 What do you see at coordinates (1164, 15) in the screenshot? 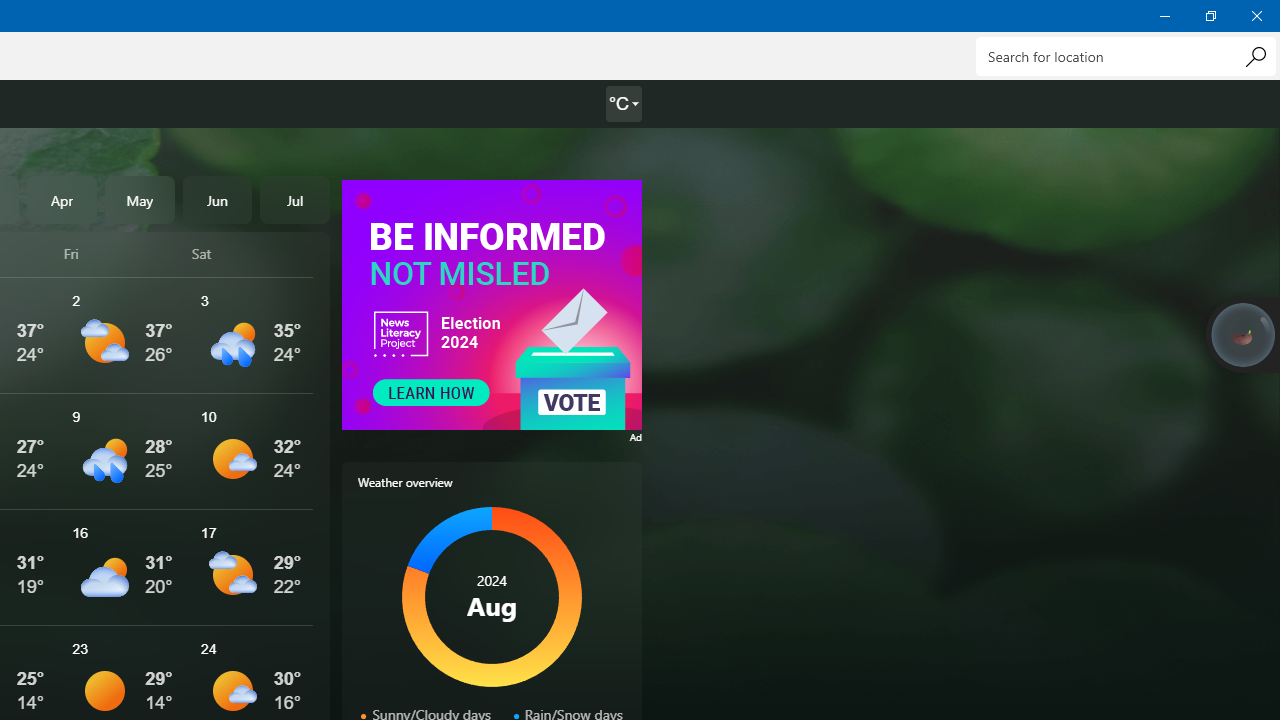
I see `'Minimize Weather'` at bounding box center [1164, 15].